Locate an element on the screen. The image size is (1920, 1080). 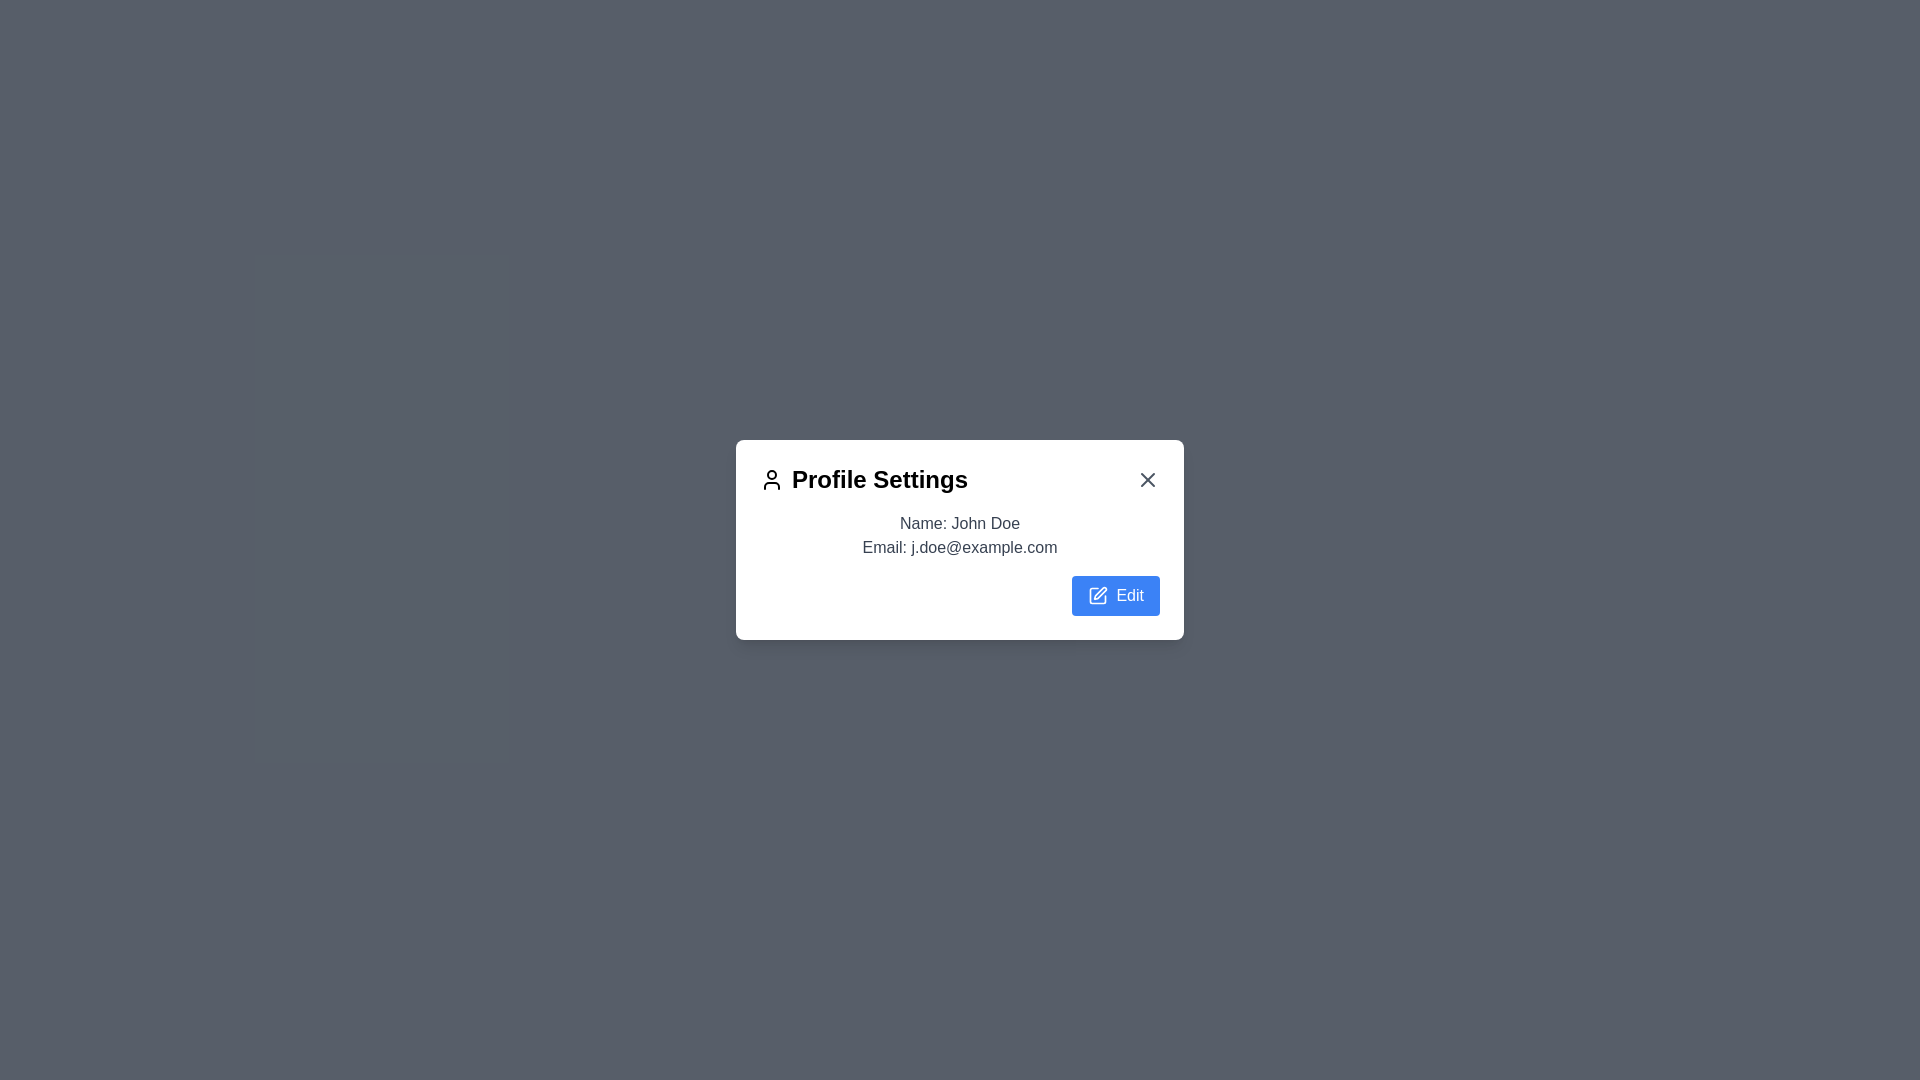
the static text display showing 'Name: John Doe' and 'Email: j.doe@example.com' in gray color, located centrally in the modal under the 'Profile Settings' header is located at coordinates (960, 535).